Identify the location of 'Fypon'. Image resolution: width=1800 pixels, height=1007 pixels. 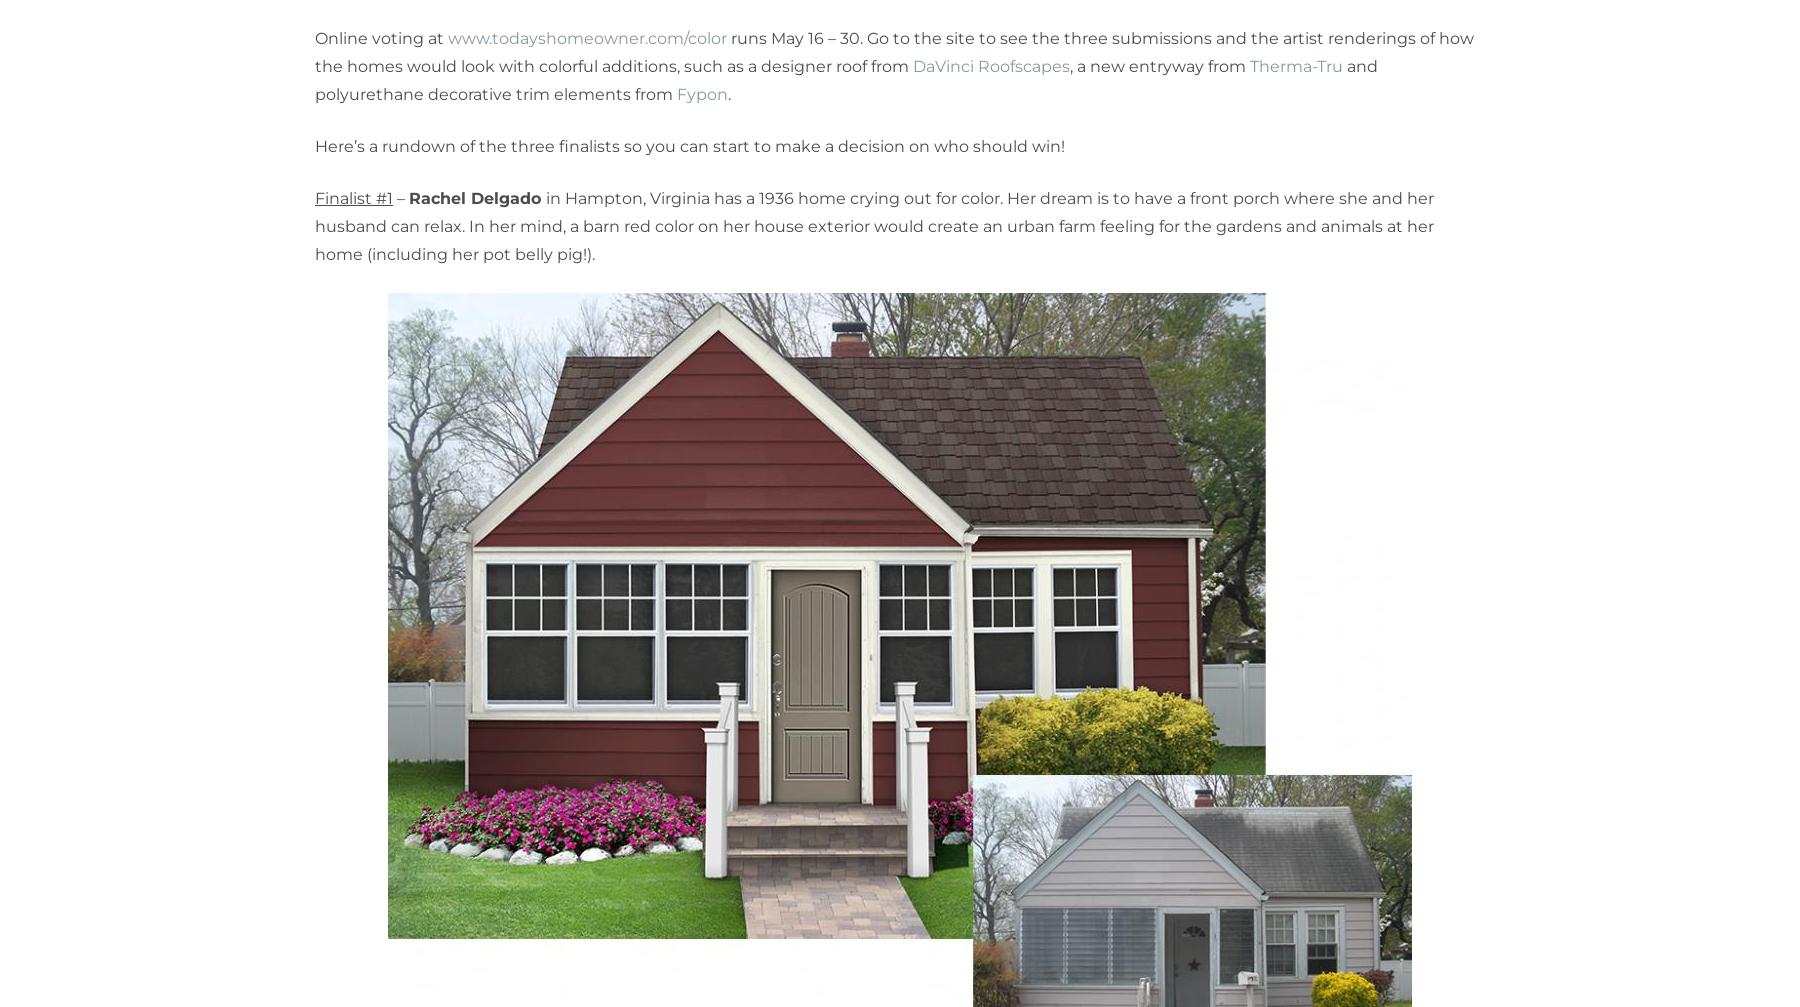
(701, 94).